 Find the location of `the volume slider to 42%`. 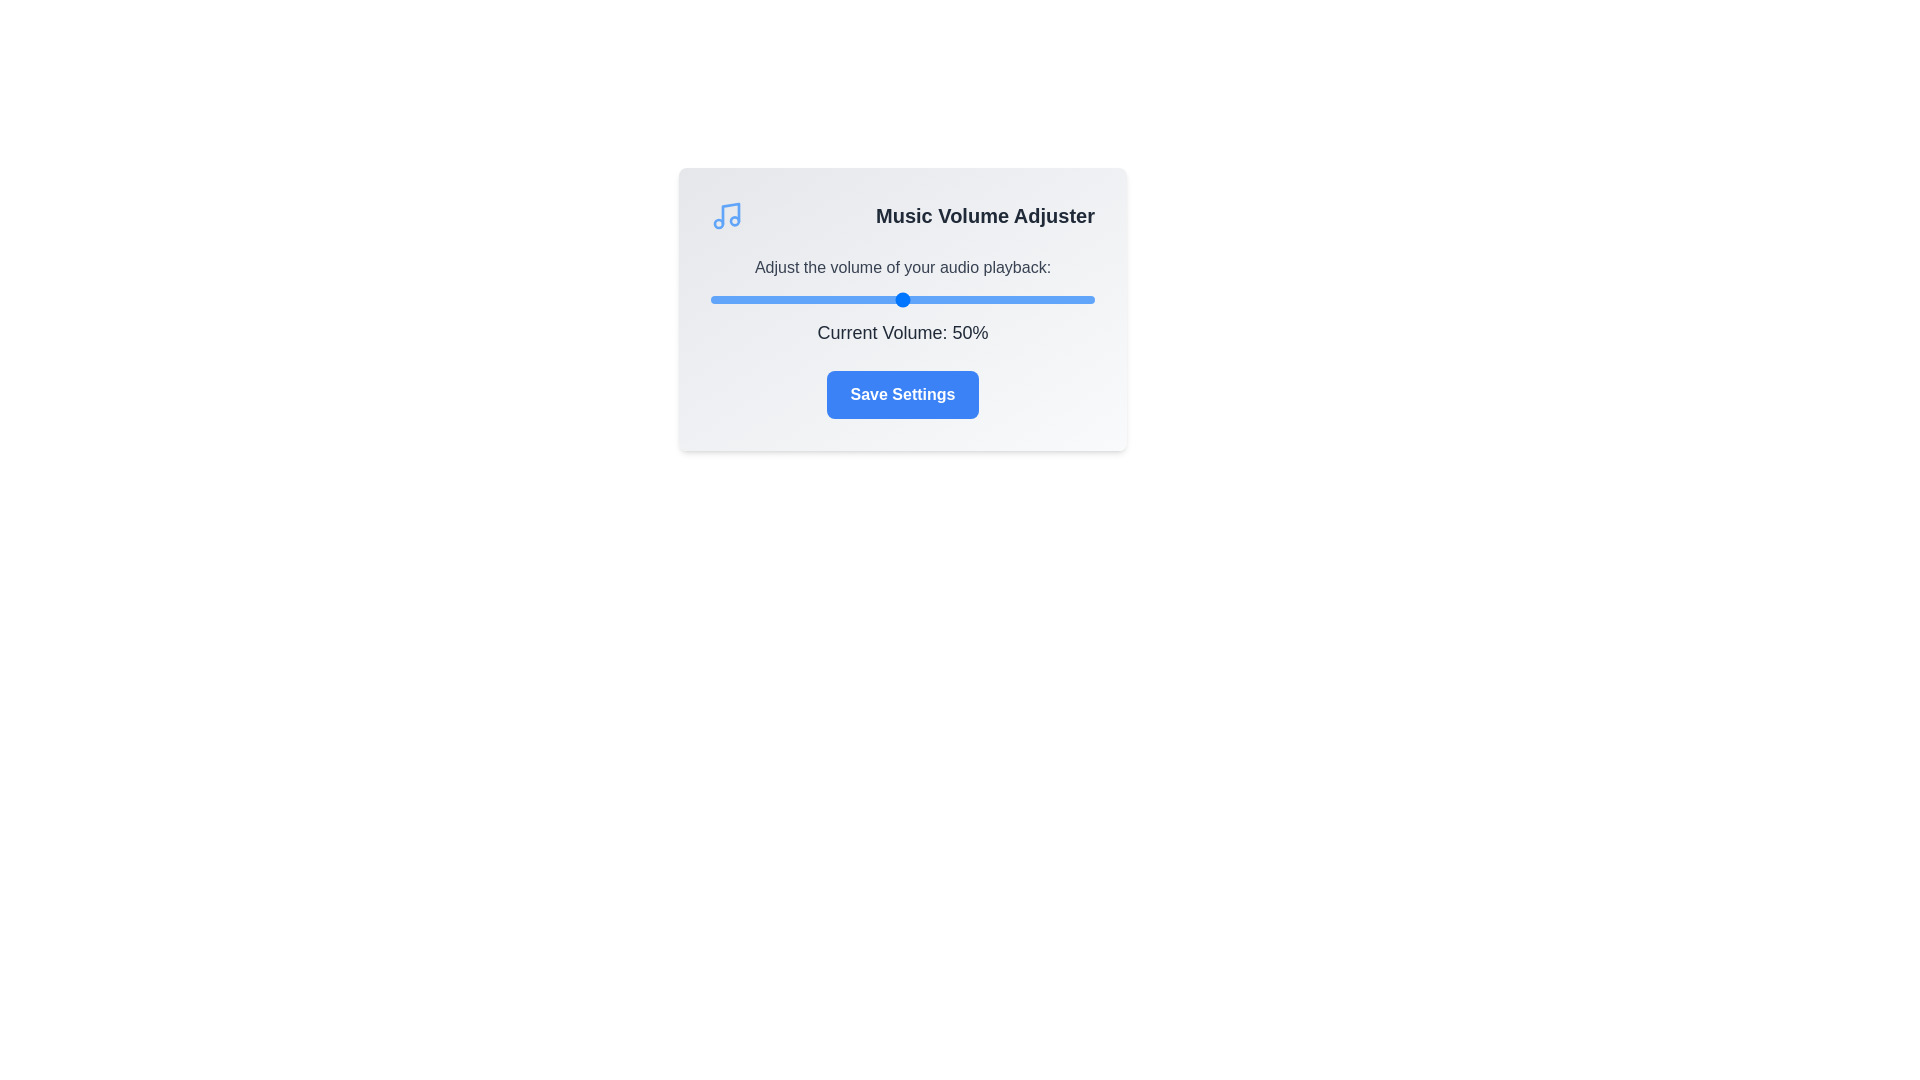

the volume slider to 42% is located at coordinates (872, 300).